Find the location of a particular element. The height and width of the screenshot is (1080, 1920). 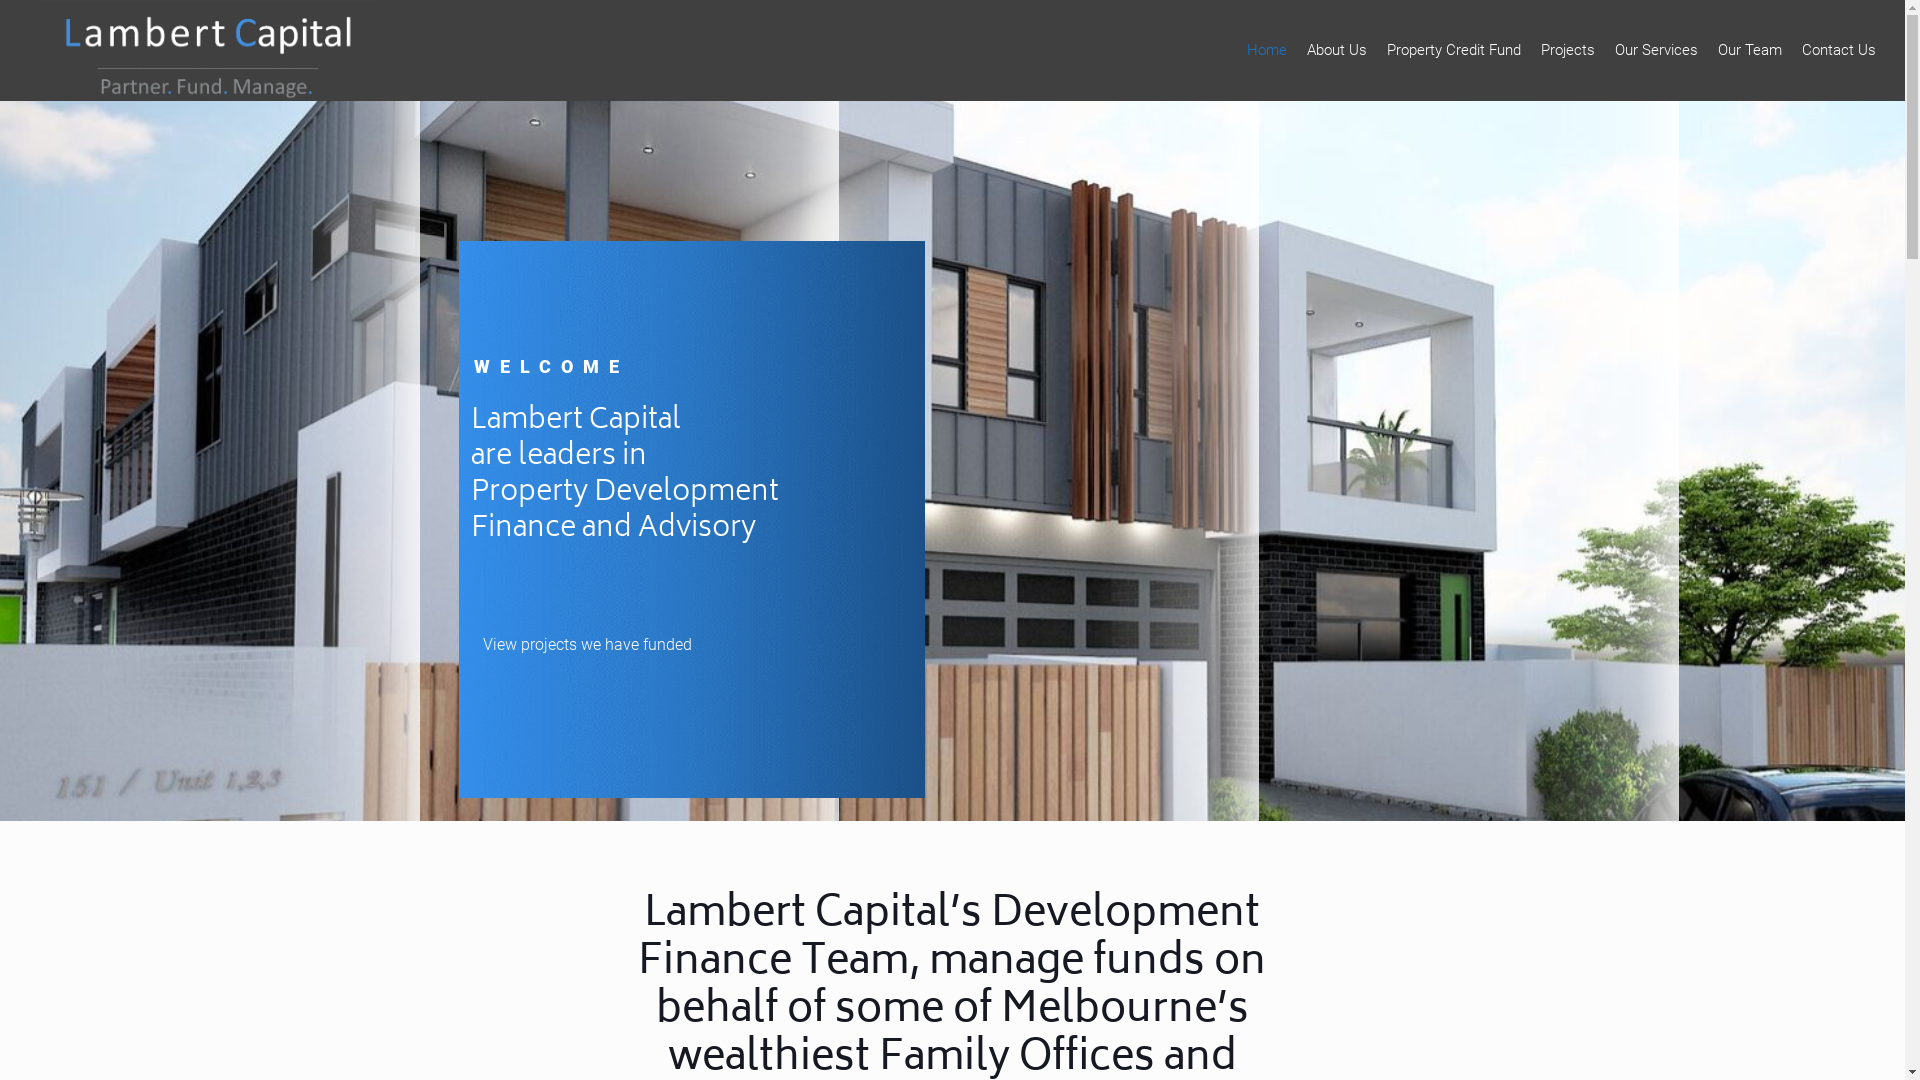

'View projects we have funded' is located at coordinates (586, 644).